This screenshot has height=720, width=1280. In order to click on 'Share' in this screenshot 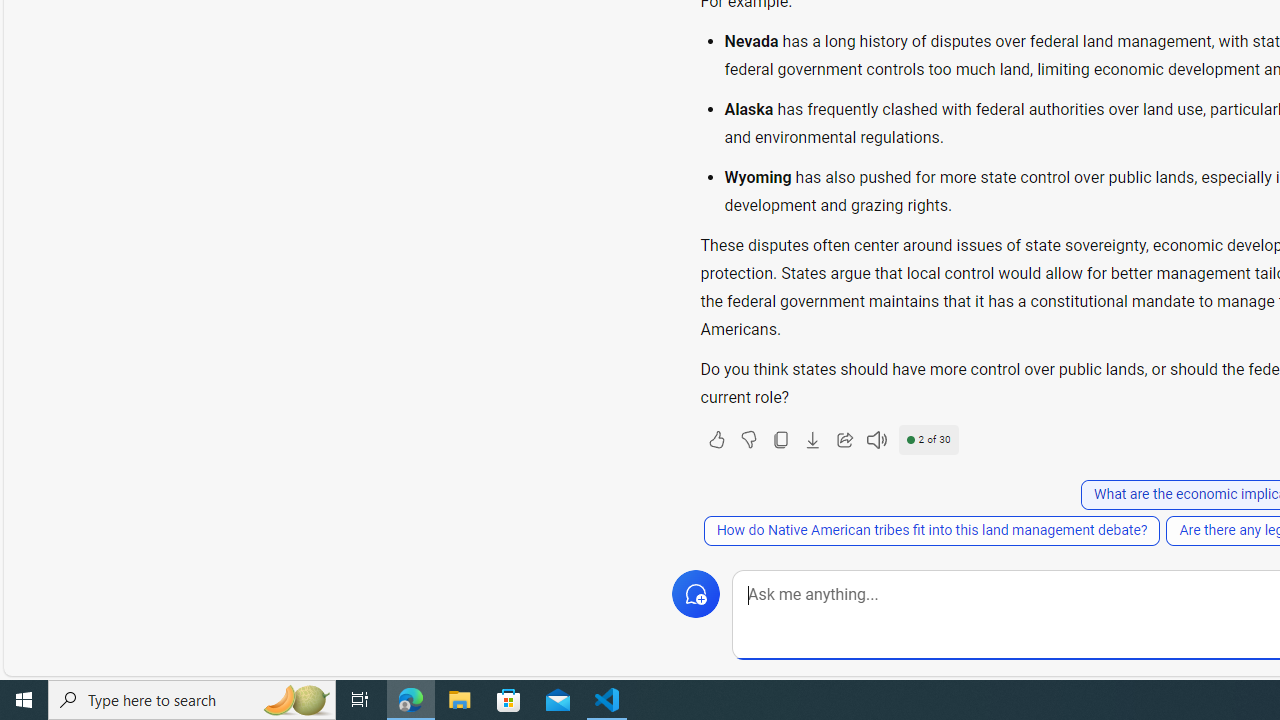, I will do `click(844, 438)`.